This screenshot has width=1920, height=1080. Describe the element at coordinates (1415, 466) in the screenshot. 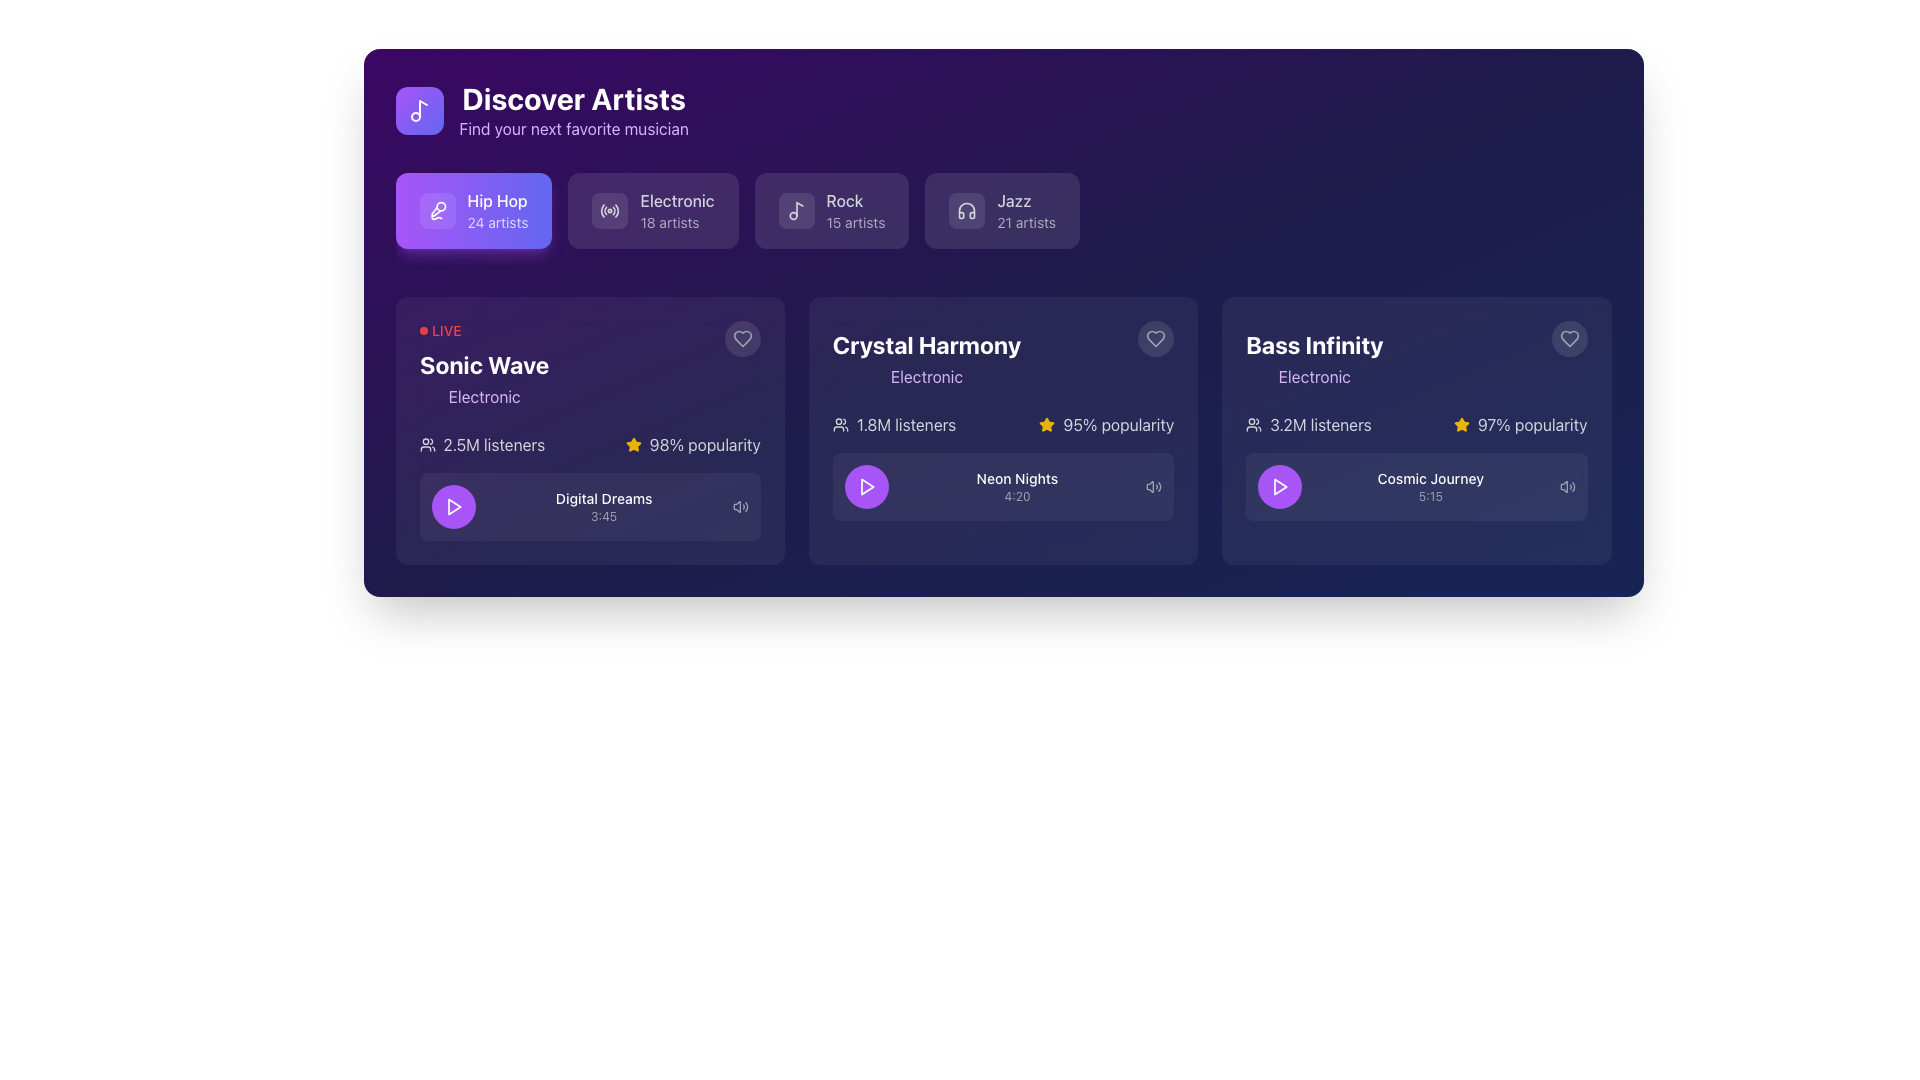

I see `the 'Cosmic Journey' display component, which shows the title in bold white font and the time '5:15' in gray text, located at the bottom center of the last card under the 'Bass Infinity' heading` at that location.